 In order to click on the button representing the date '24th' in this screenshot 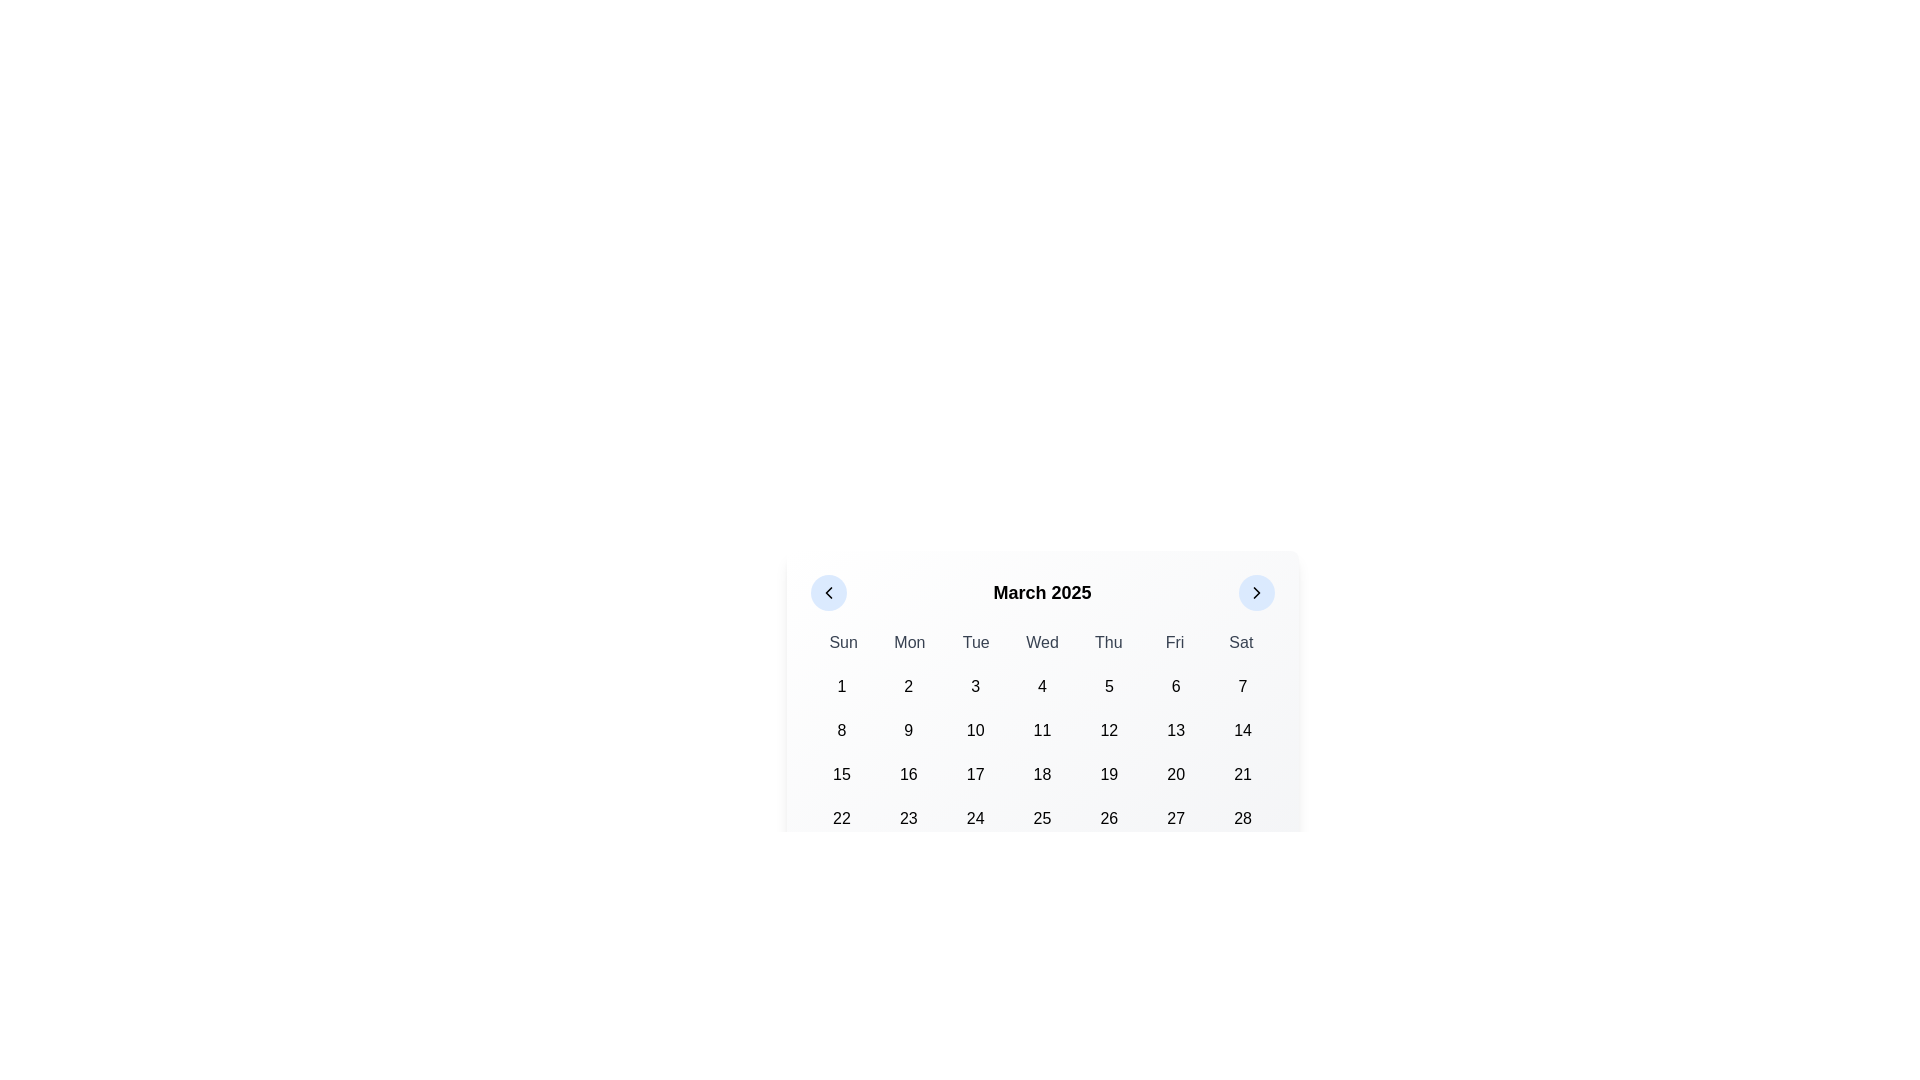, I will do `click(975, 818)`.